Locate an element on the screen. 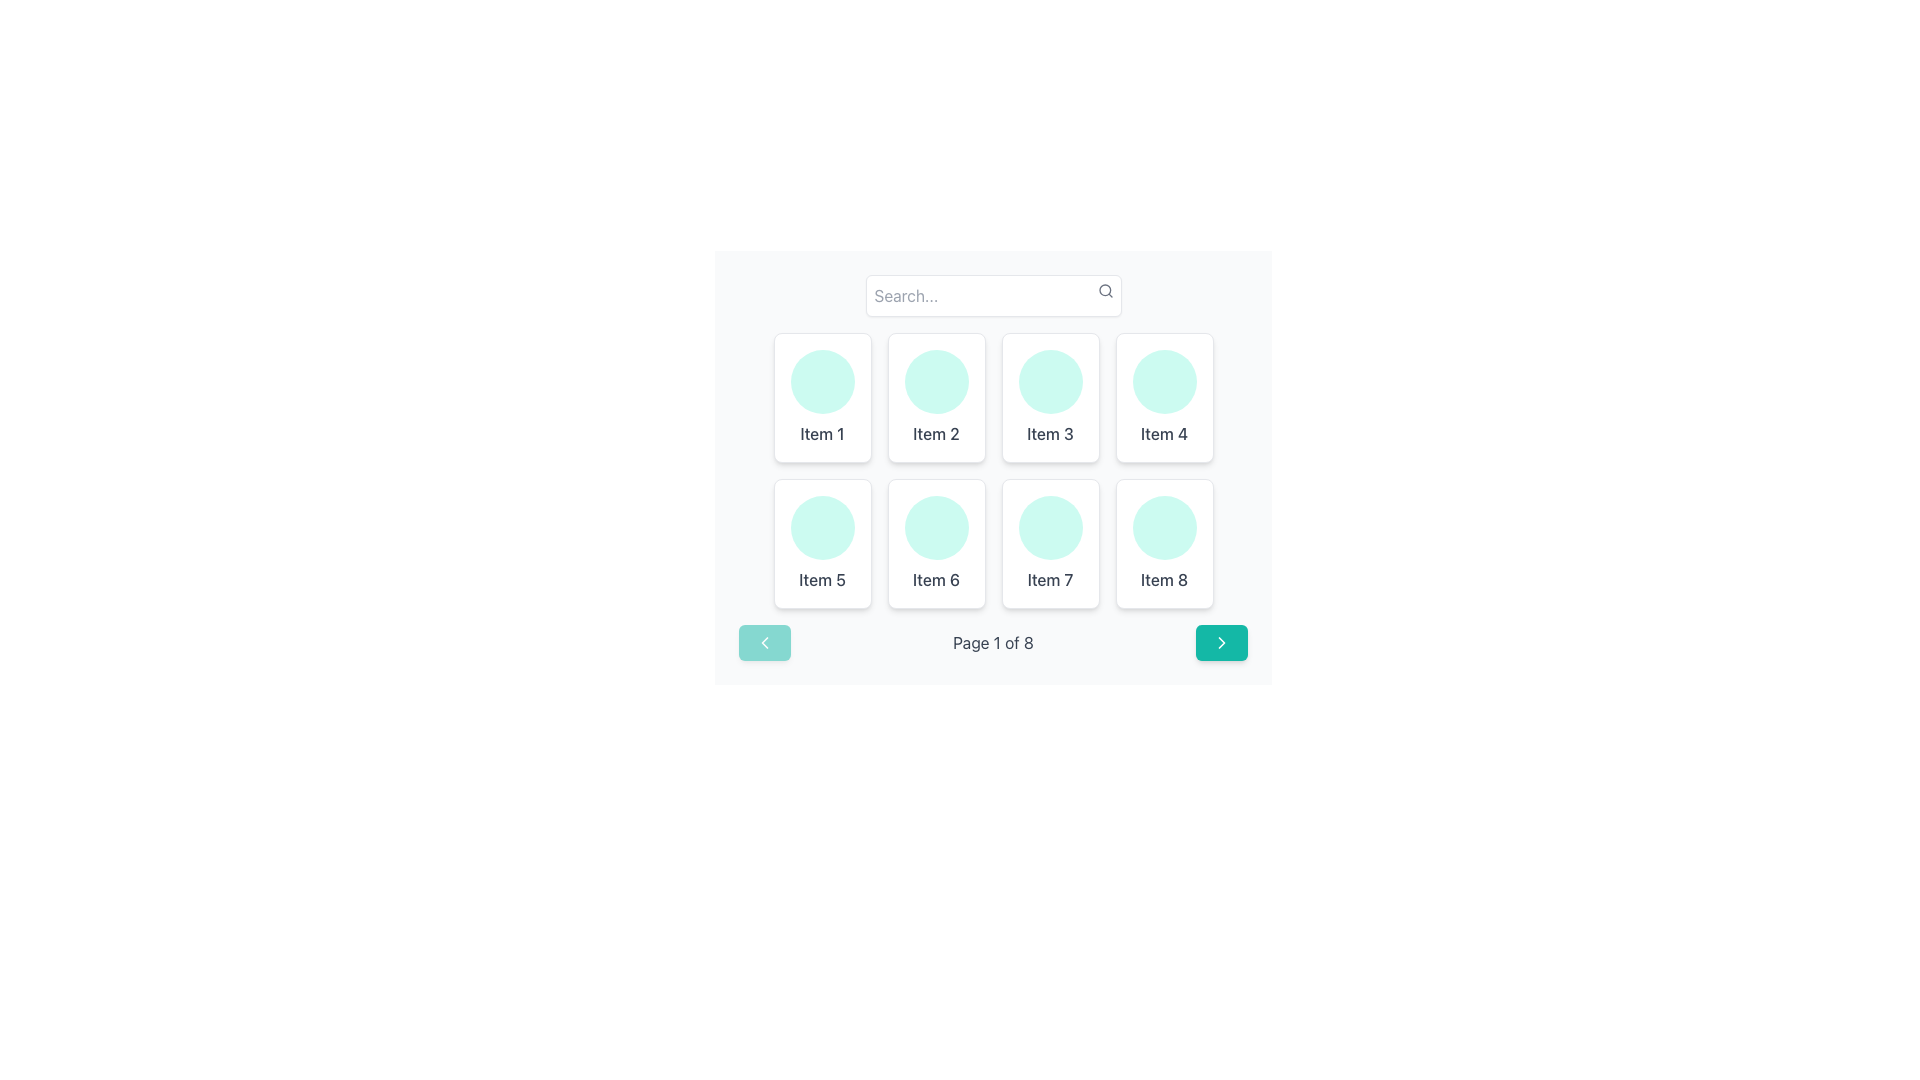 The height and width of the screenshot is (1080, 1920). the Card labeled 'Item 1', which is the first card in a 4x2 grid layout located in the top-left corner of the grid is located at coordinates (822, 397).